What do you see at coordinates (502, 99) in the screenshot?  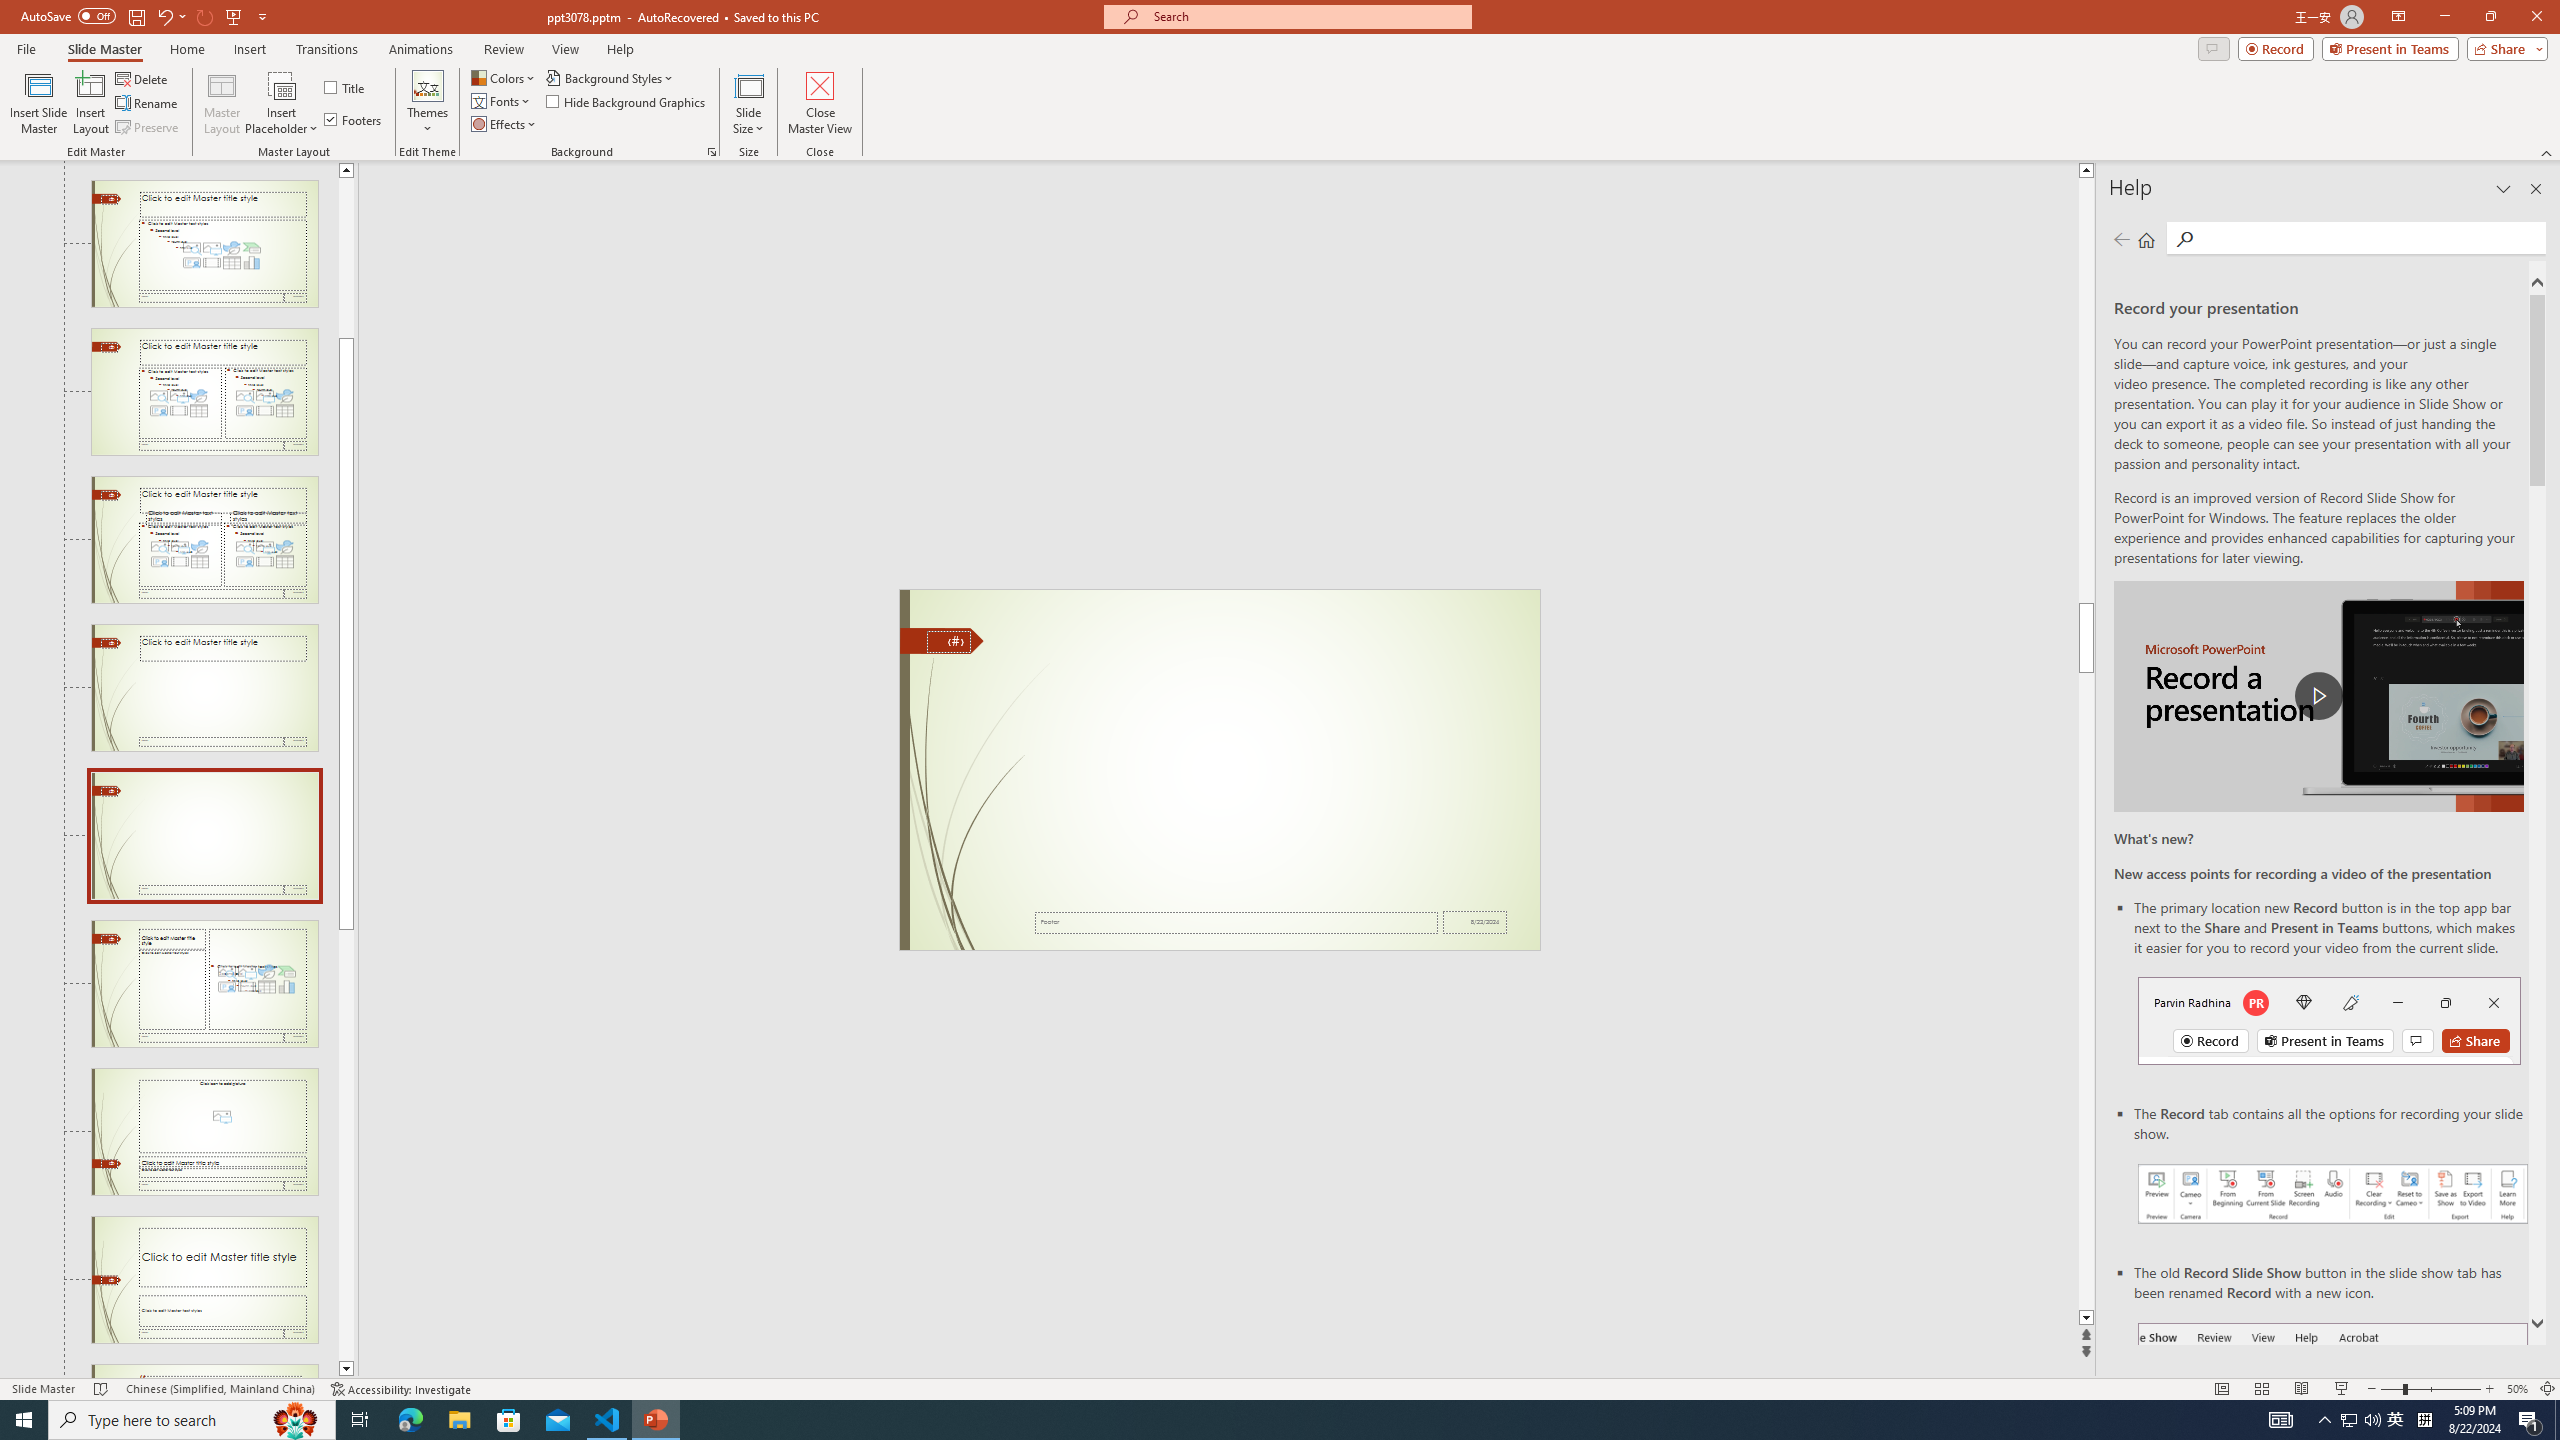 I see `'Fonts'` at bounding box center [502, 99].